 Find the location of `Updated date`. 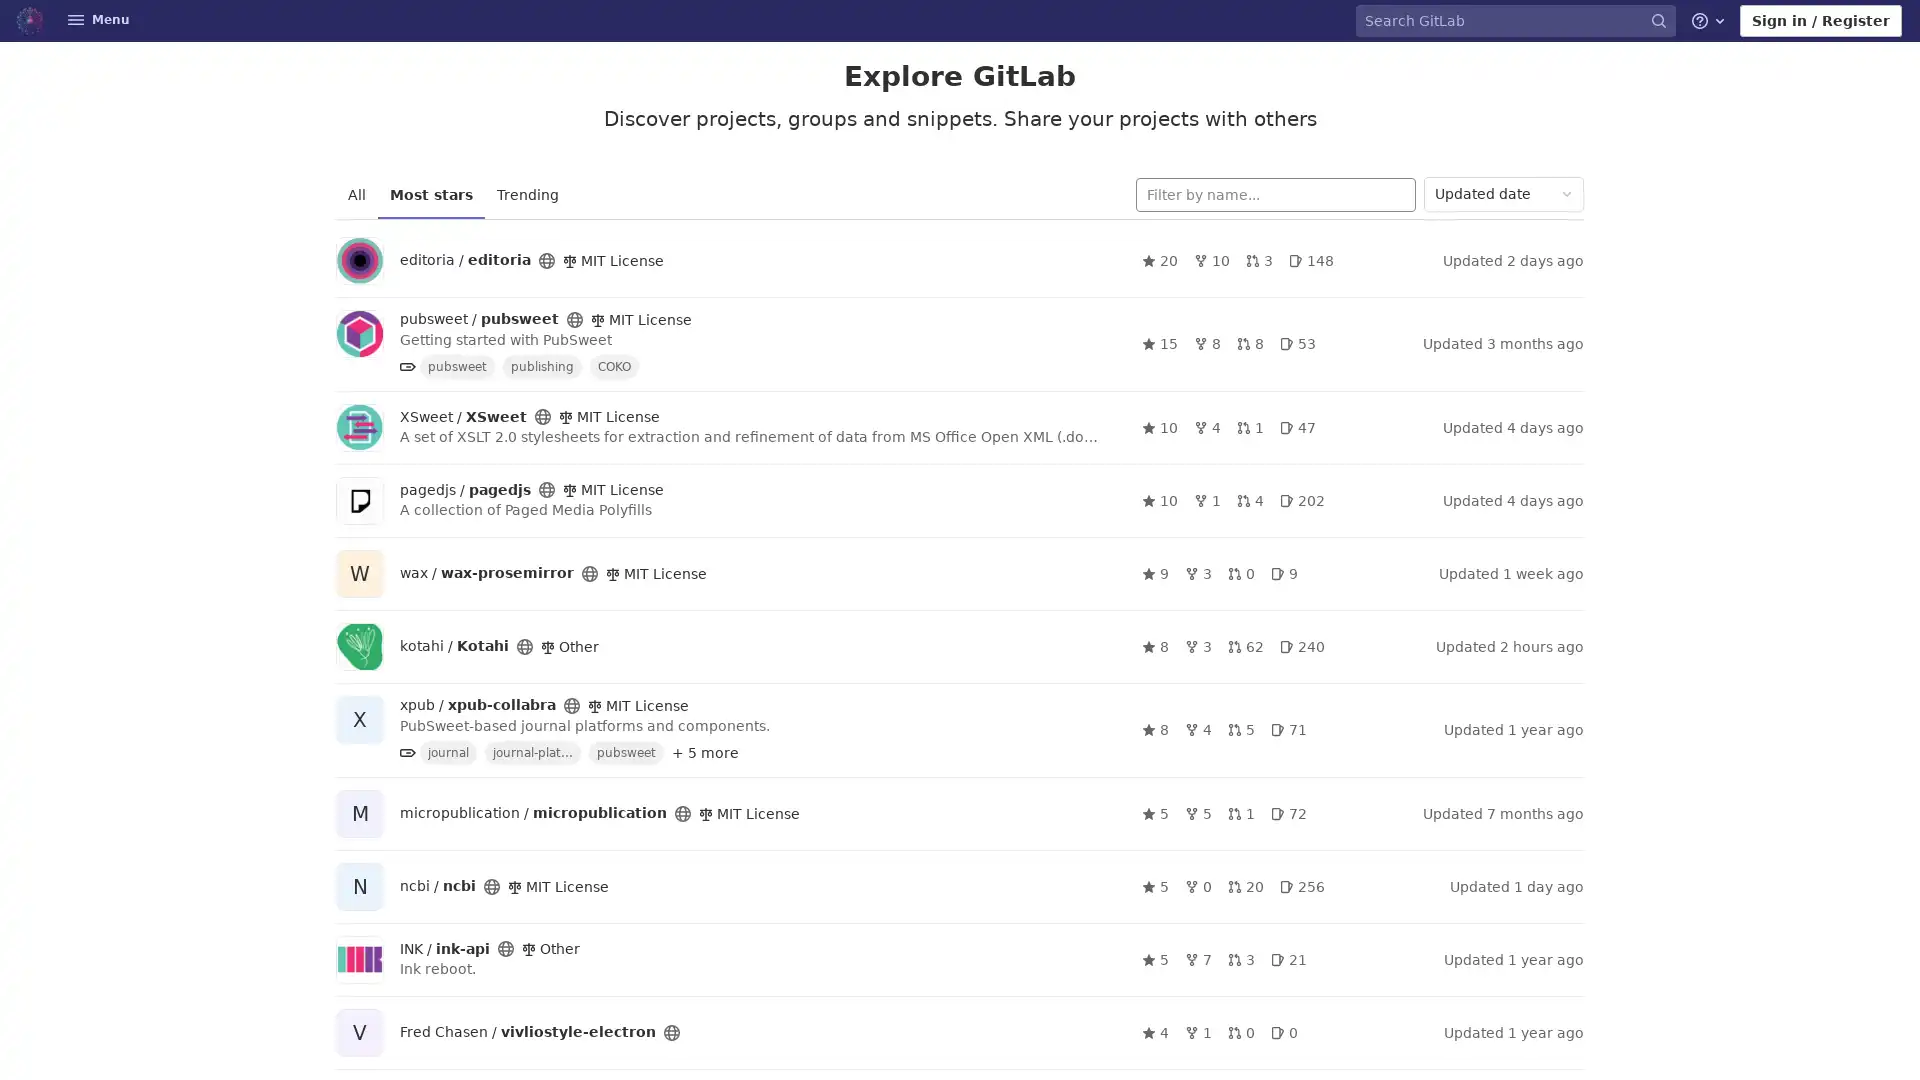

Updated date is located at coordinates (1503, 194).